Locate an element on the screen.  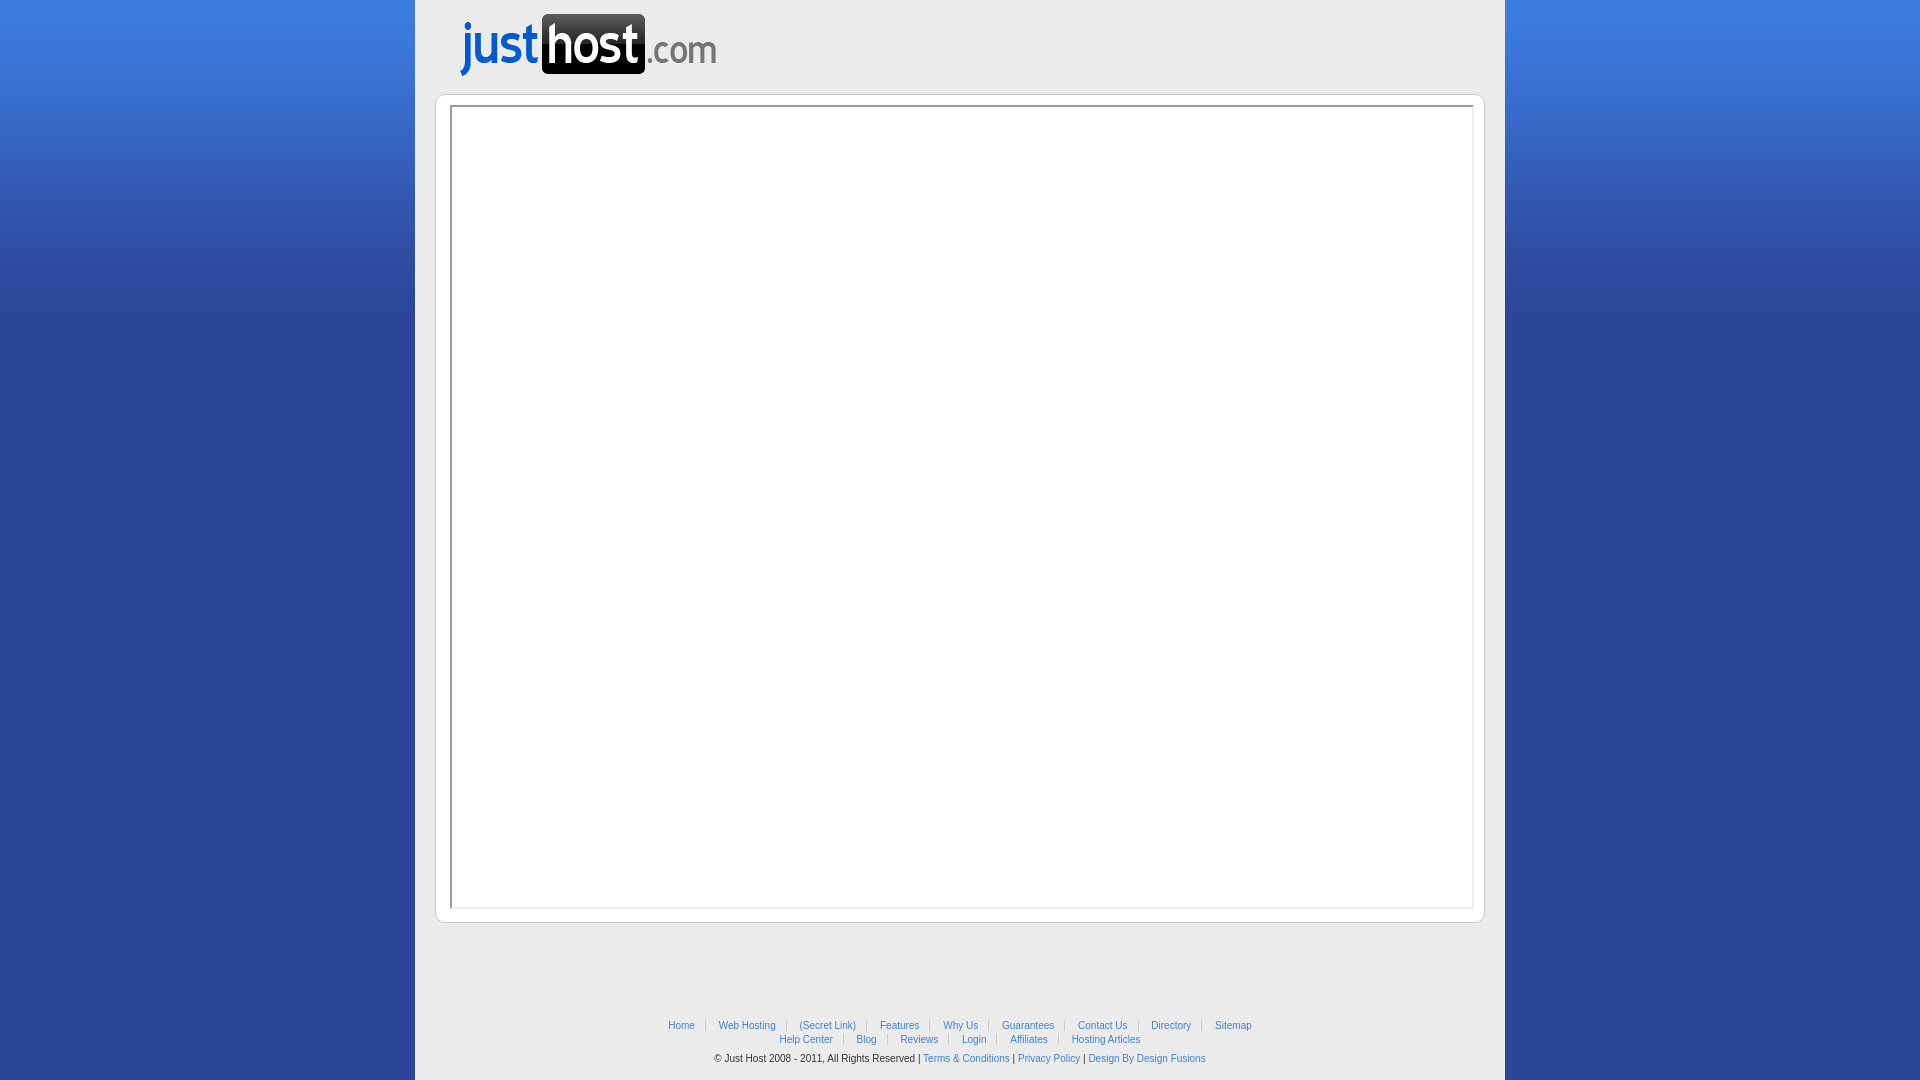
'Help Center' is located at coordinates (805, 1038).